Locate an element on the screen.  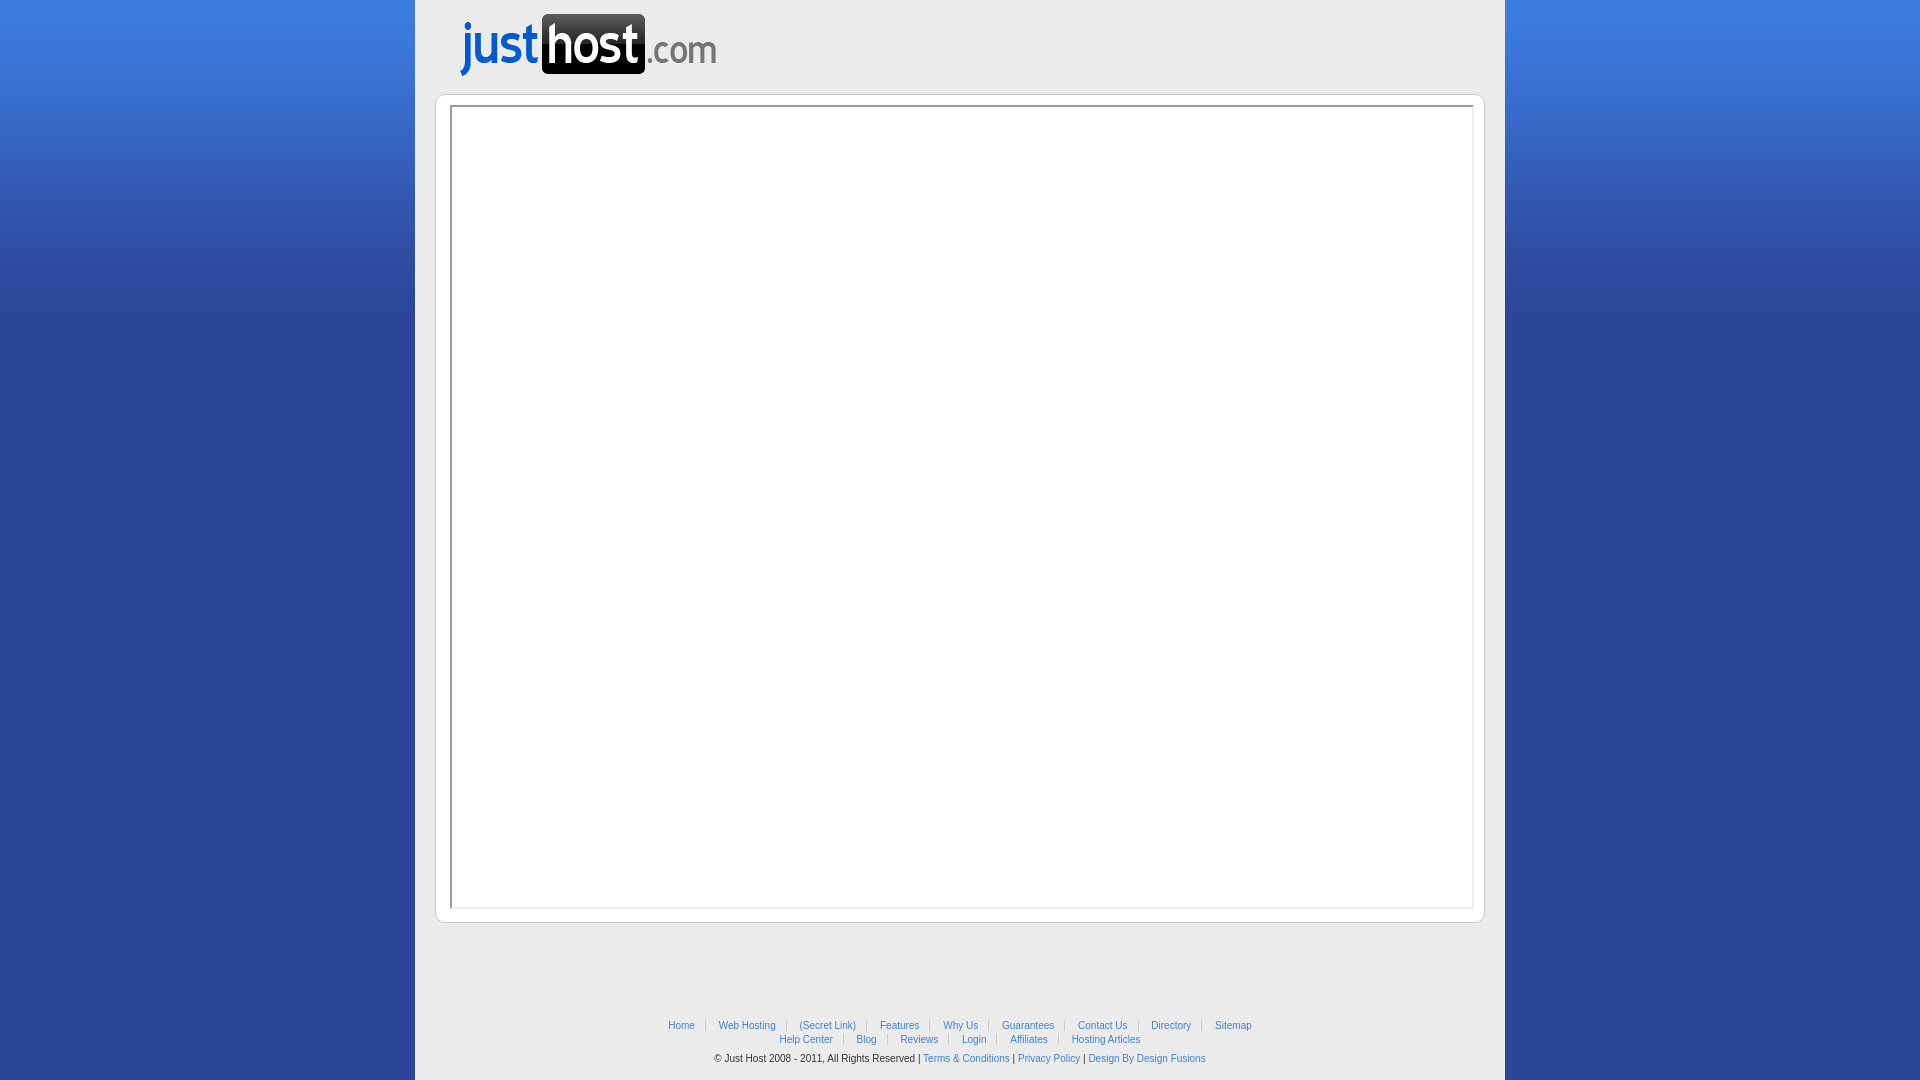
'Help Center' is located at coordinates (805, 1038).